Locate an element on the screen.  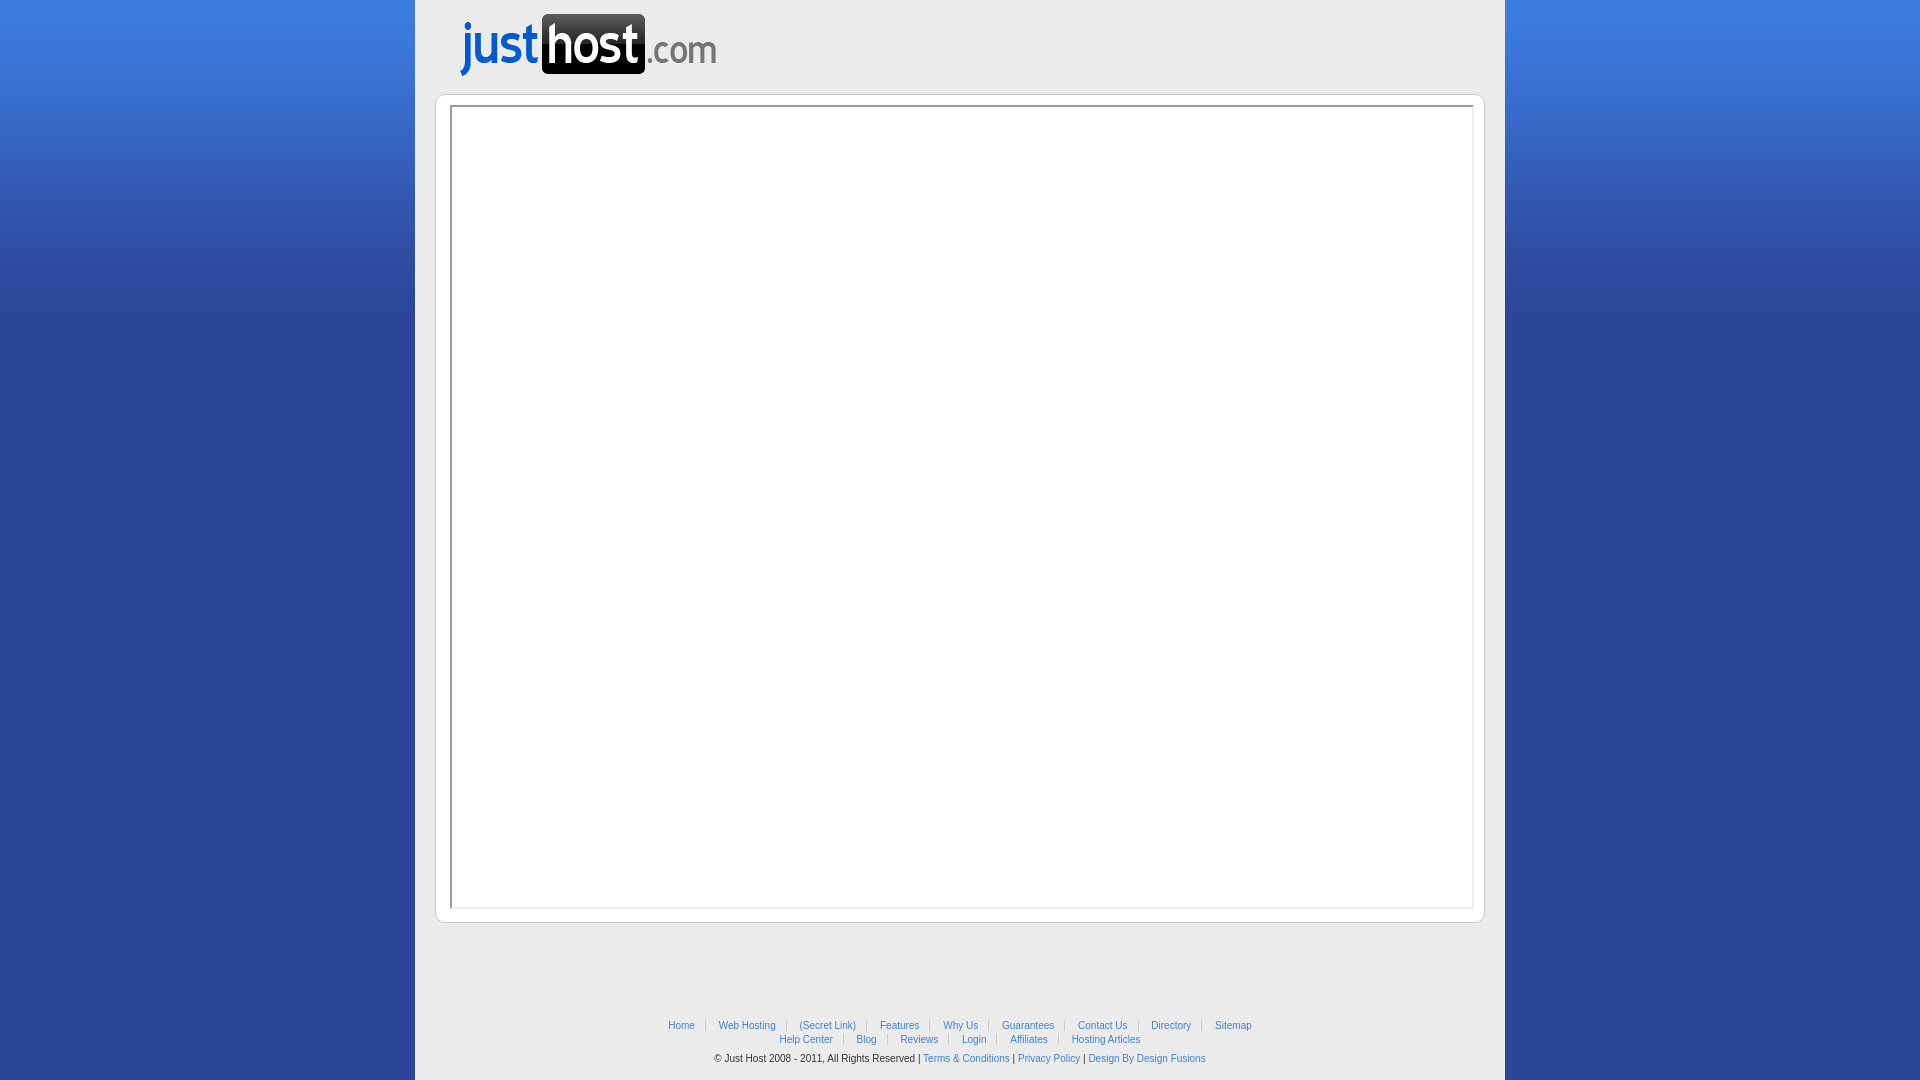
'Help Center' is located at coordinates (805, 1038).